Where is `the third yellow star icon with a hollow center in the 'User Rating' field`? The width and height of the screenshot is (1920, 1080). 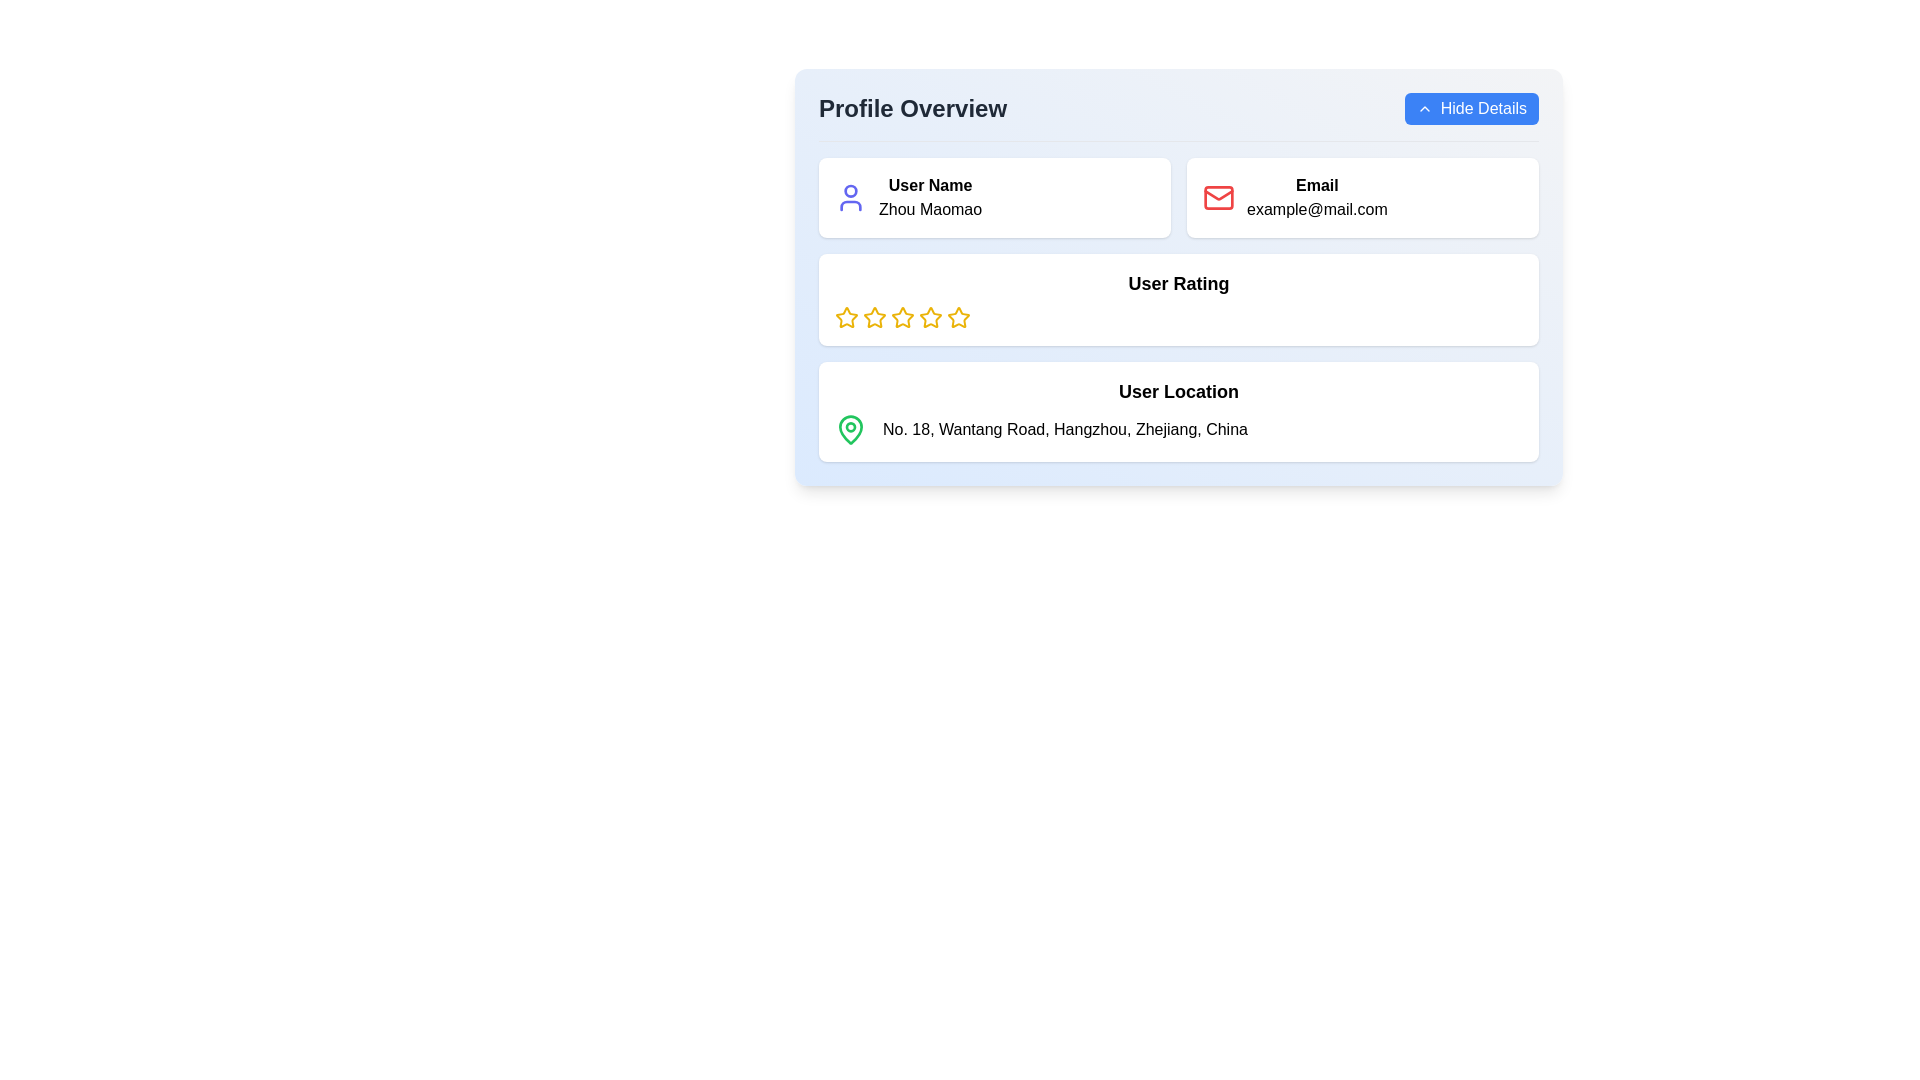
the third yellow star icon with a hollow center in the 'User Rating' field is located at coordinates (874, 316).